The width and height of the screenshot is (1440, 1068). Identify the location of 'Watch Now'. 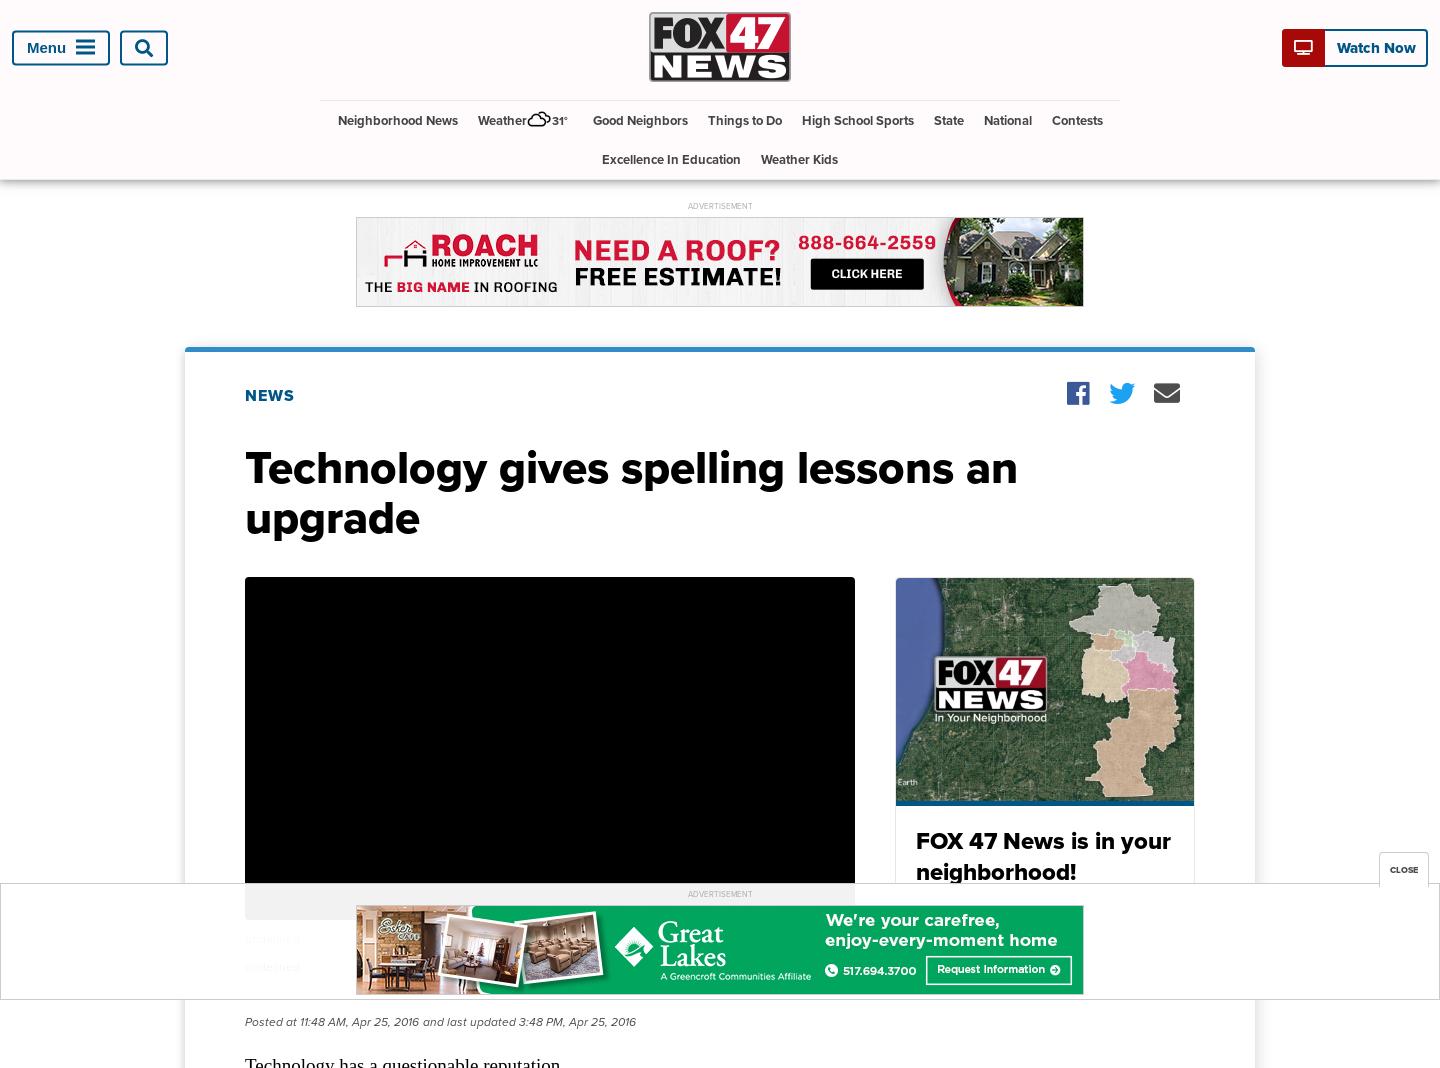
(1373, 46).